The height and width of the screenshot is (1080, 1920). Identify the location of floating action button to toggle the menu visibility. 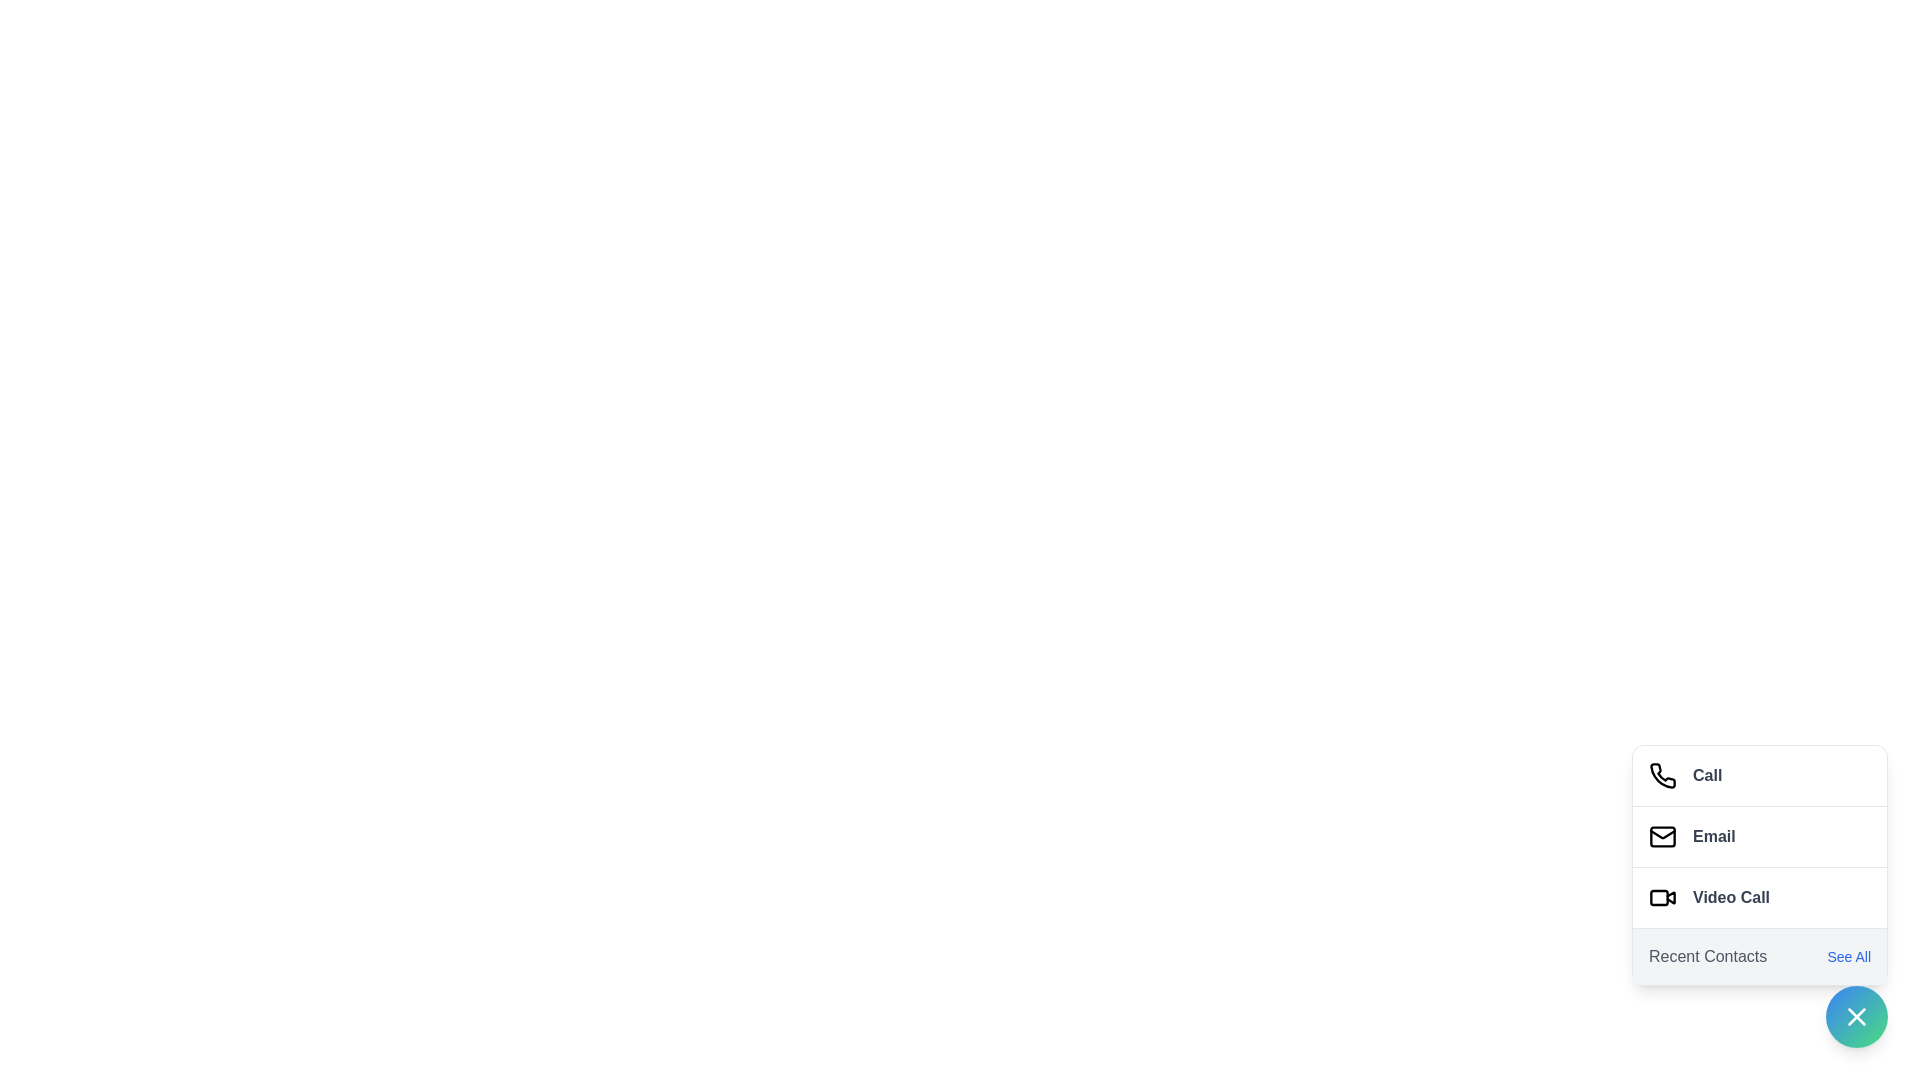
(1856, 1017).